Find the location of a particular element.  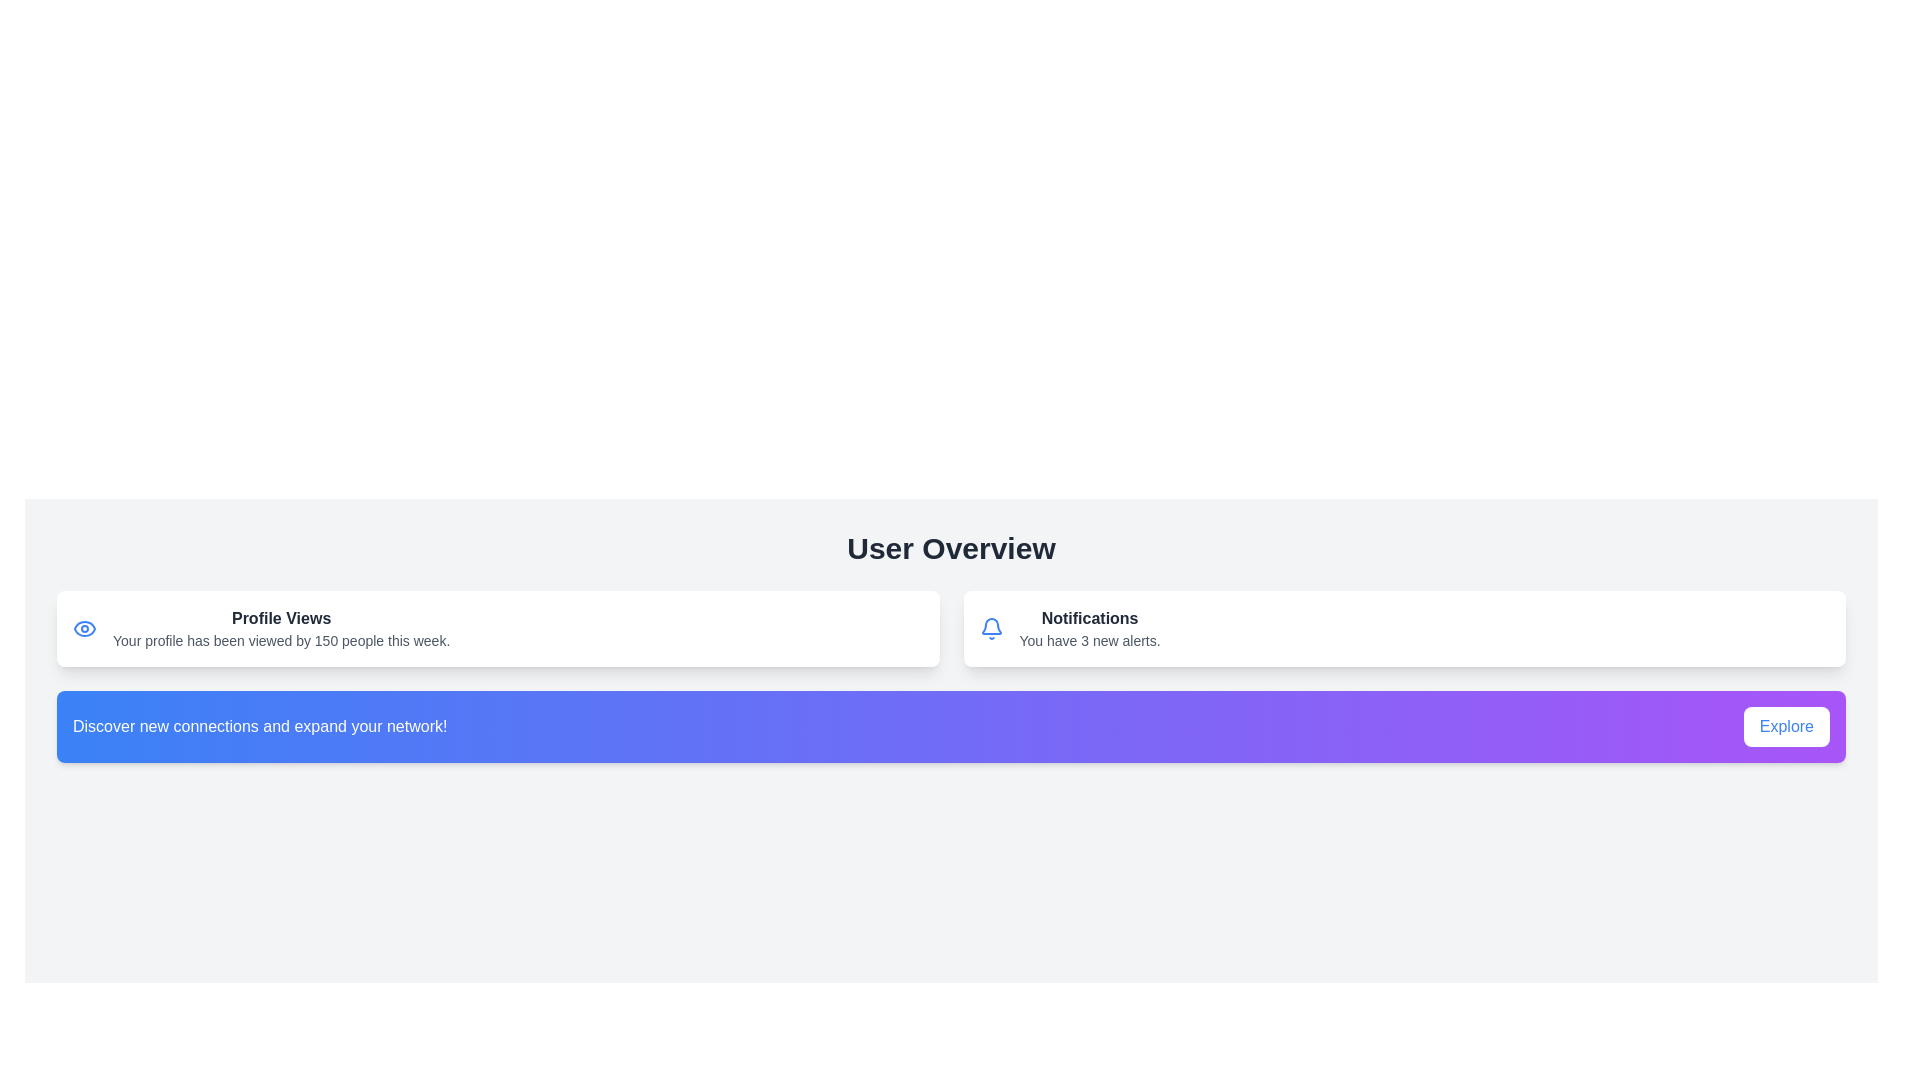

the button at the far right end of the gradient bar below 'User Overview' is located at coordinates (1786, 726).